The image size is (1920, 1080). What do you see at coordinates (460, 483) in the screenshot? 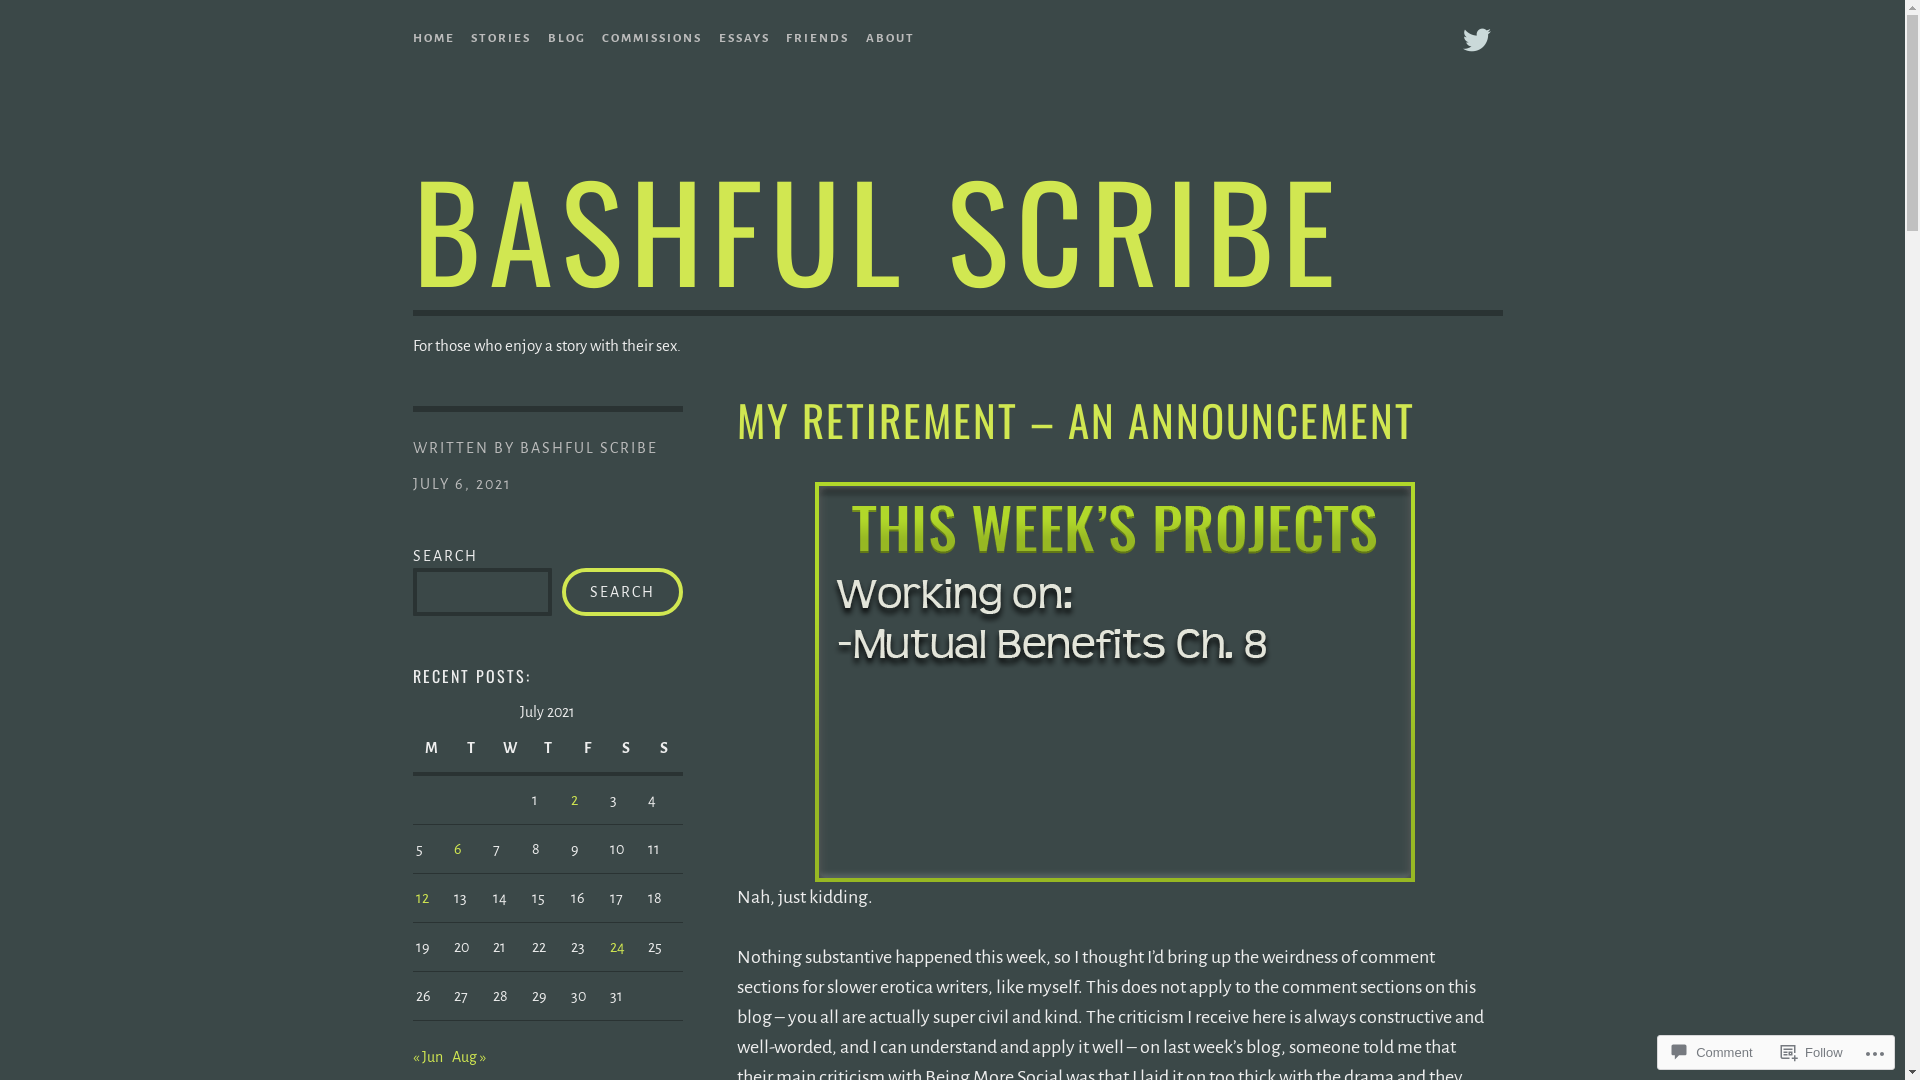
I see `'JULY 6, 2021'` at bounding box center [460, 483].